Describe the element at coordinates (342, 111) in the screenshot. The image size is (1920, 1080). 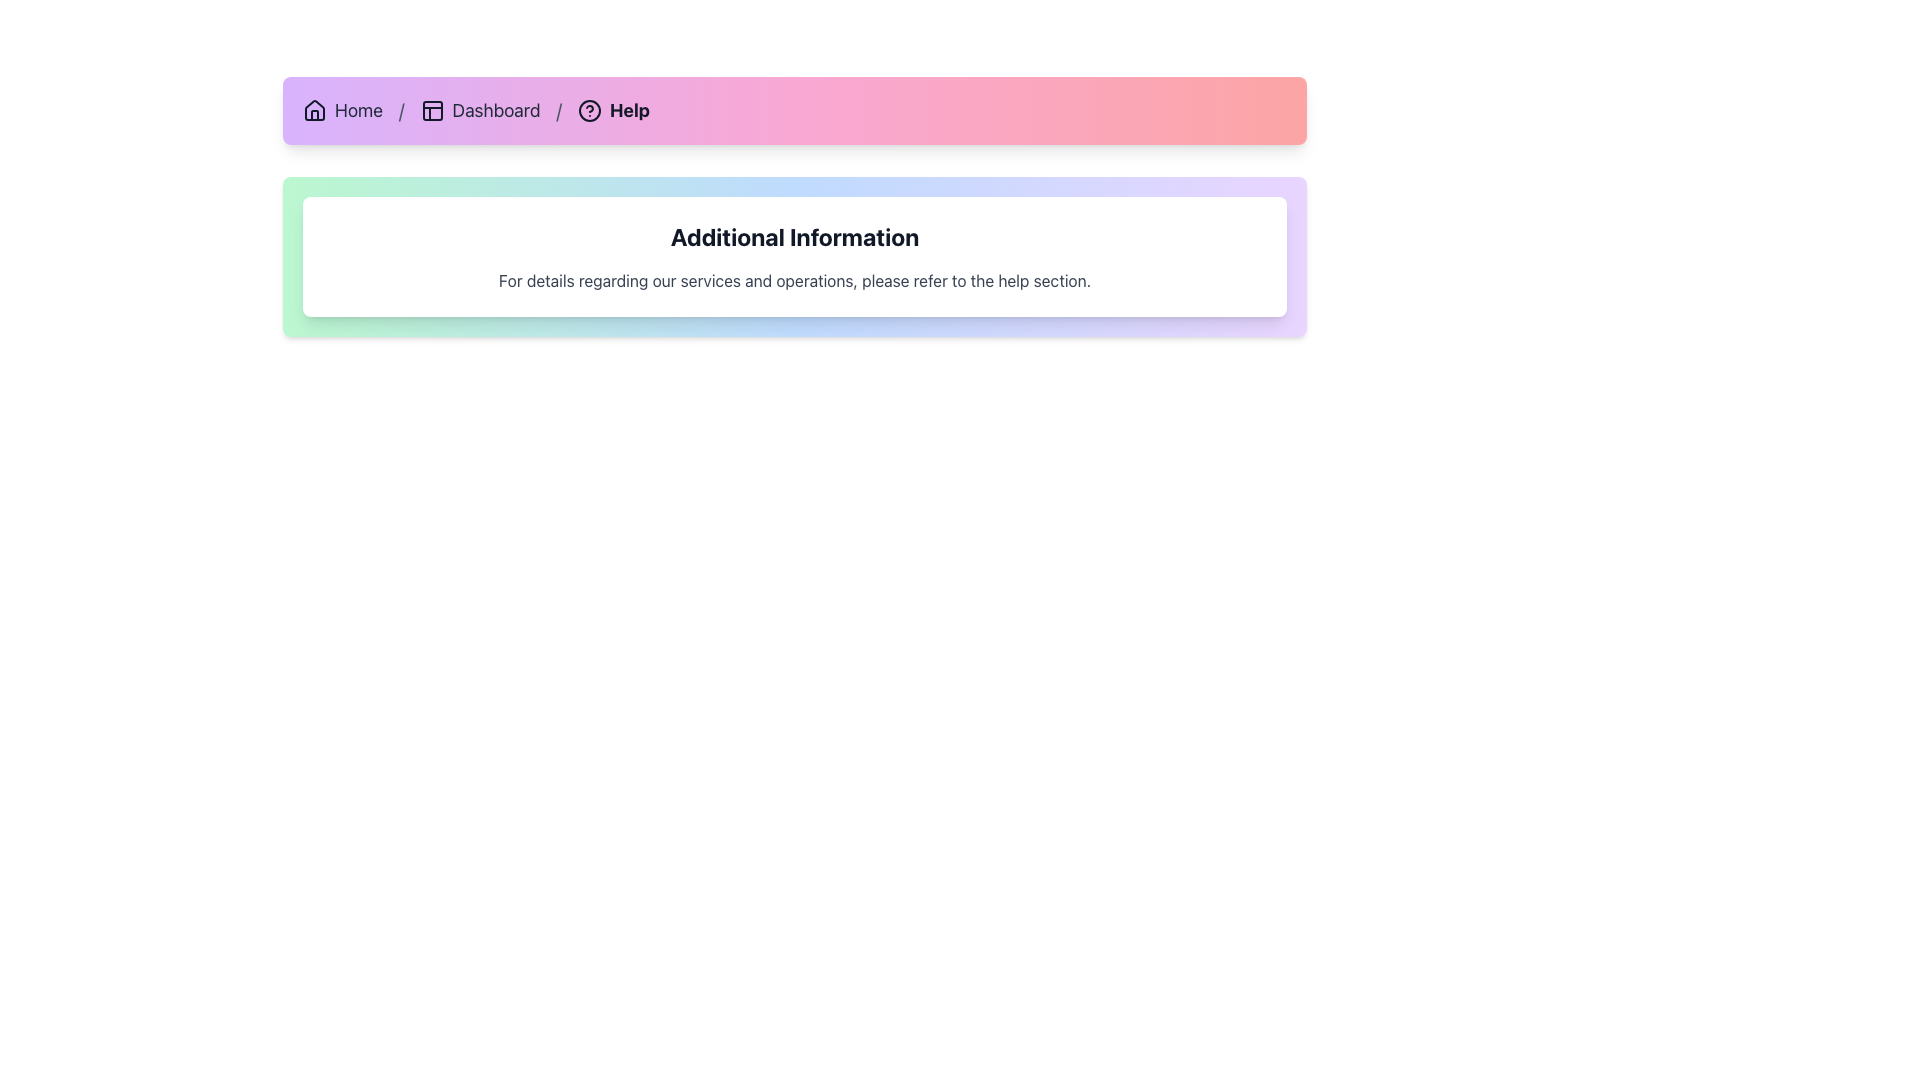
I see `the 'Home' breadcrumb item, which consists of a bold gray text label and a black house icon, located at the far left of the navigation bar` at that location.